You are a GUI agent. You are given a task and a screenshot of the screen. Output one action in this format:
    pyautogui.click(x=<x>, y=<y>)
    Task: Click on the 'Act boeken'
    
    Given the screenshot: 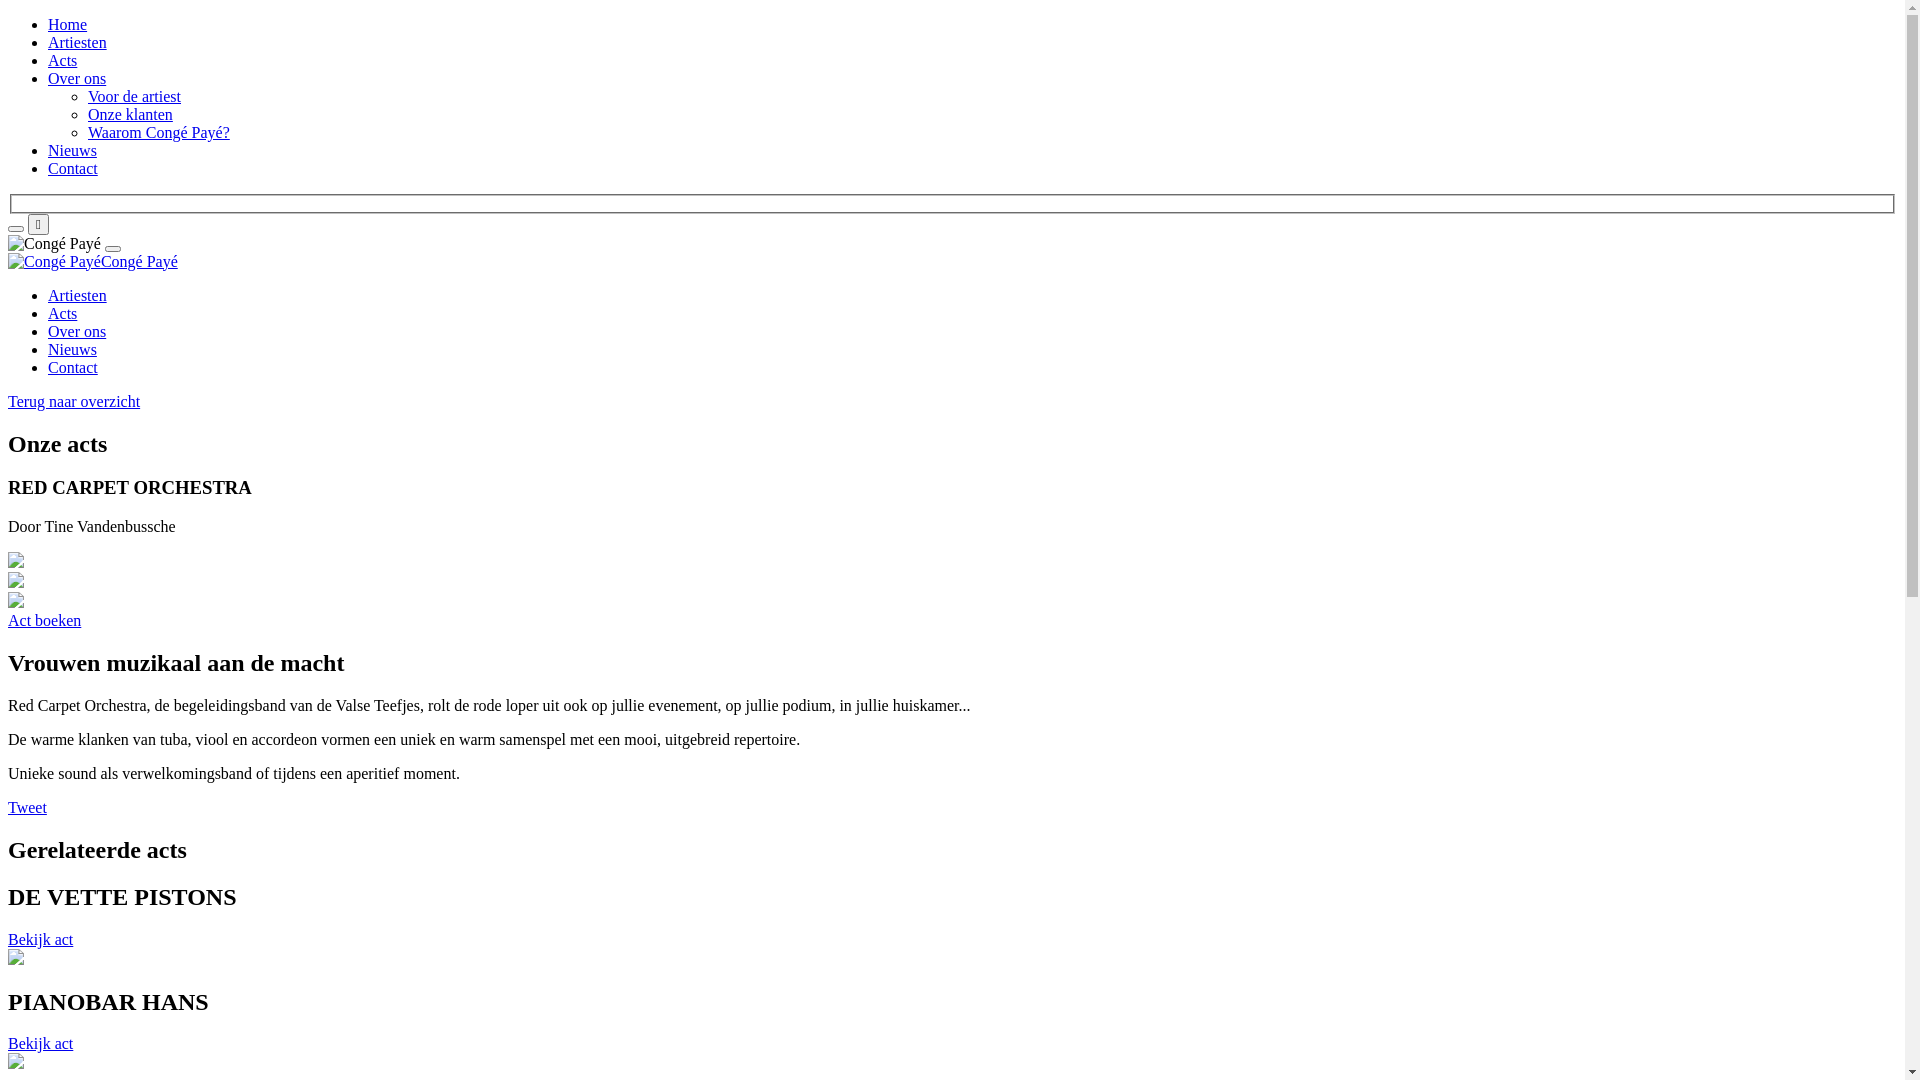 What is the action you would take?
    pyautogui.click(x=44, y=619)
    